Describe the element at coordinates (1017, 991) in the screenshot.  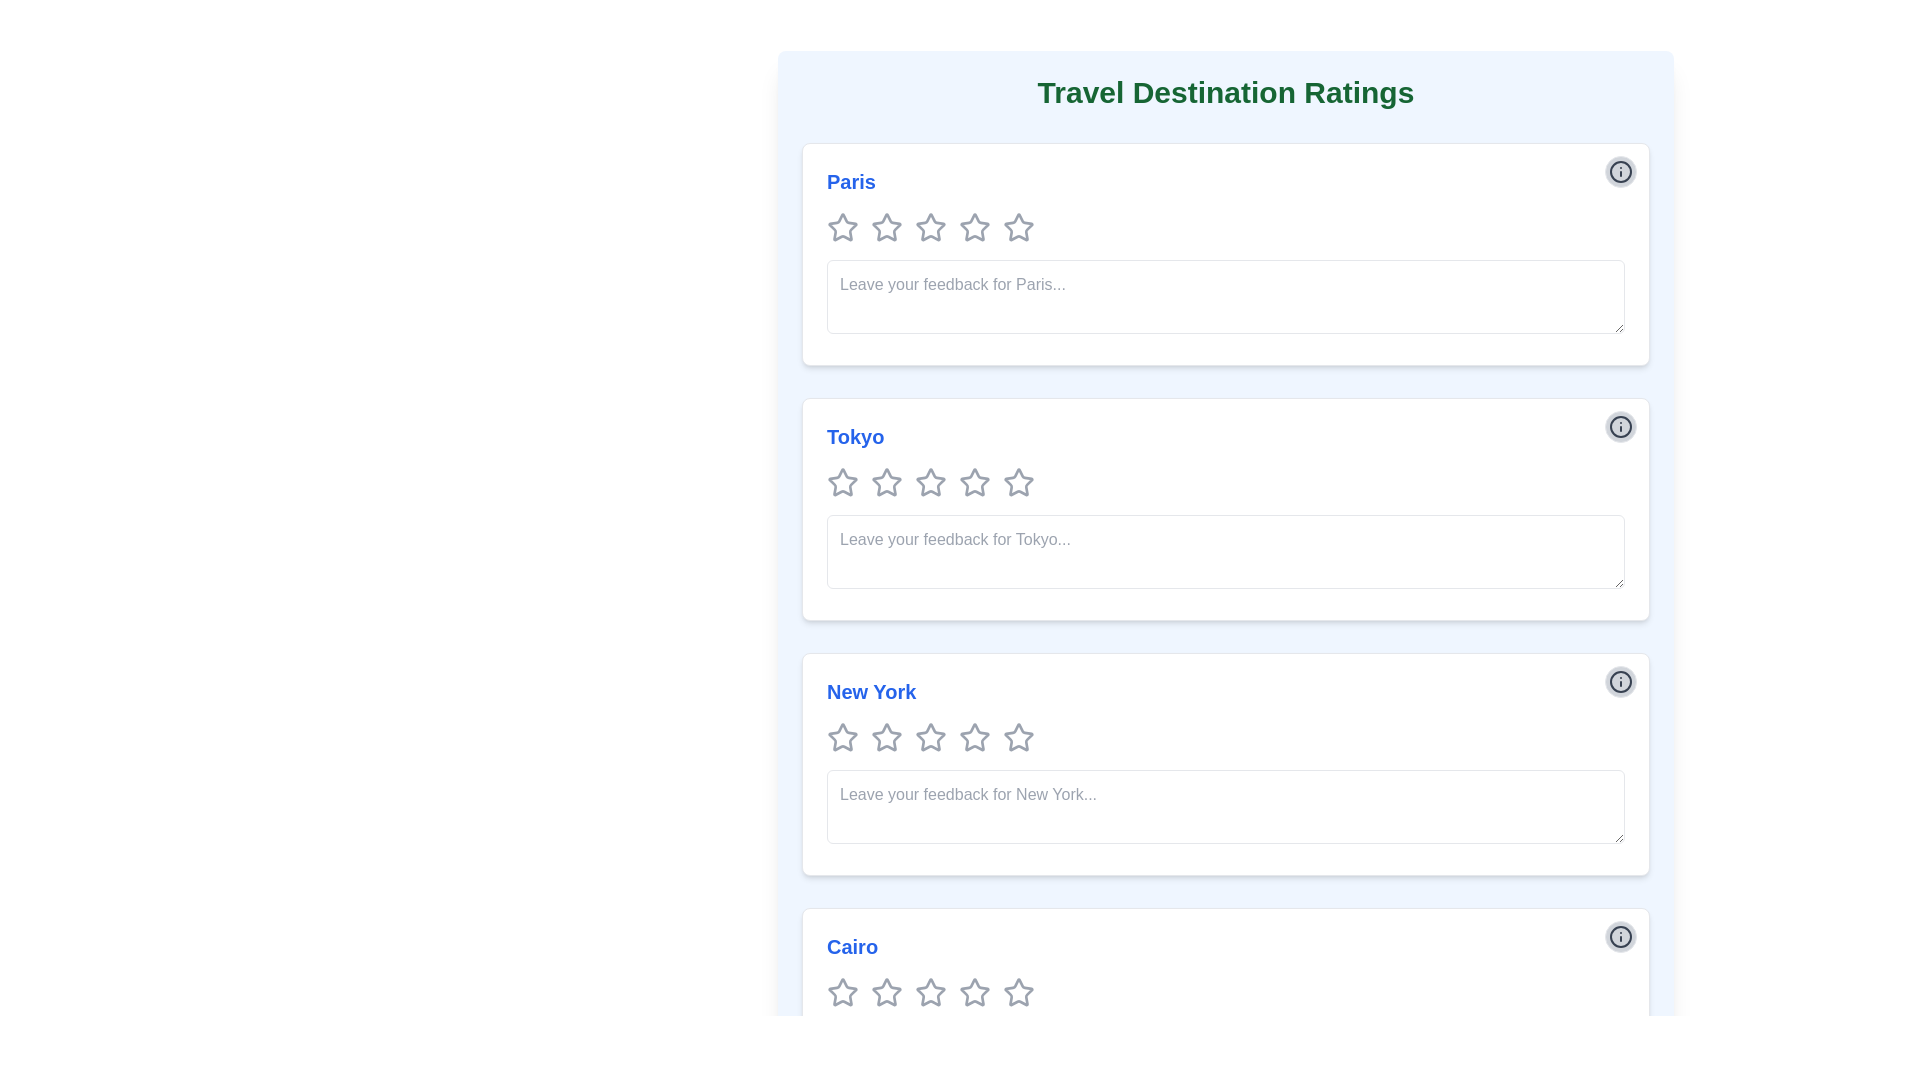
I see `the fourth star icon in the row of five stars` at that location.